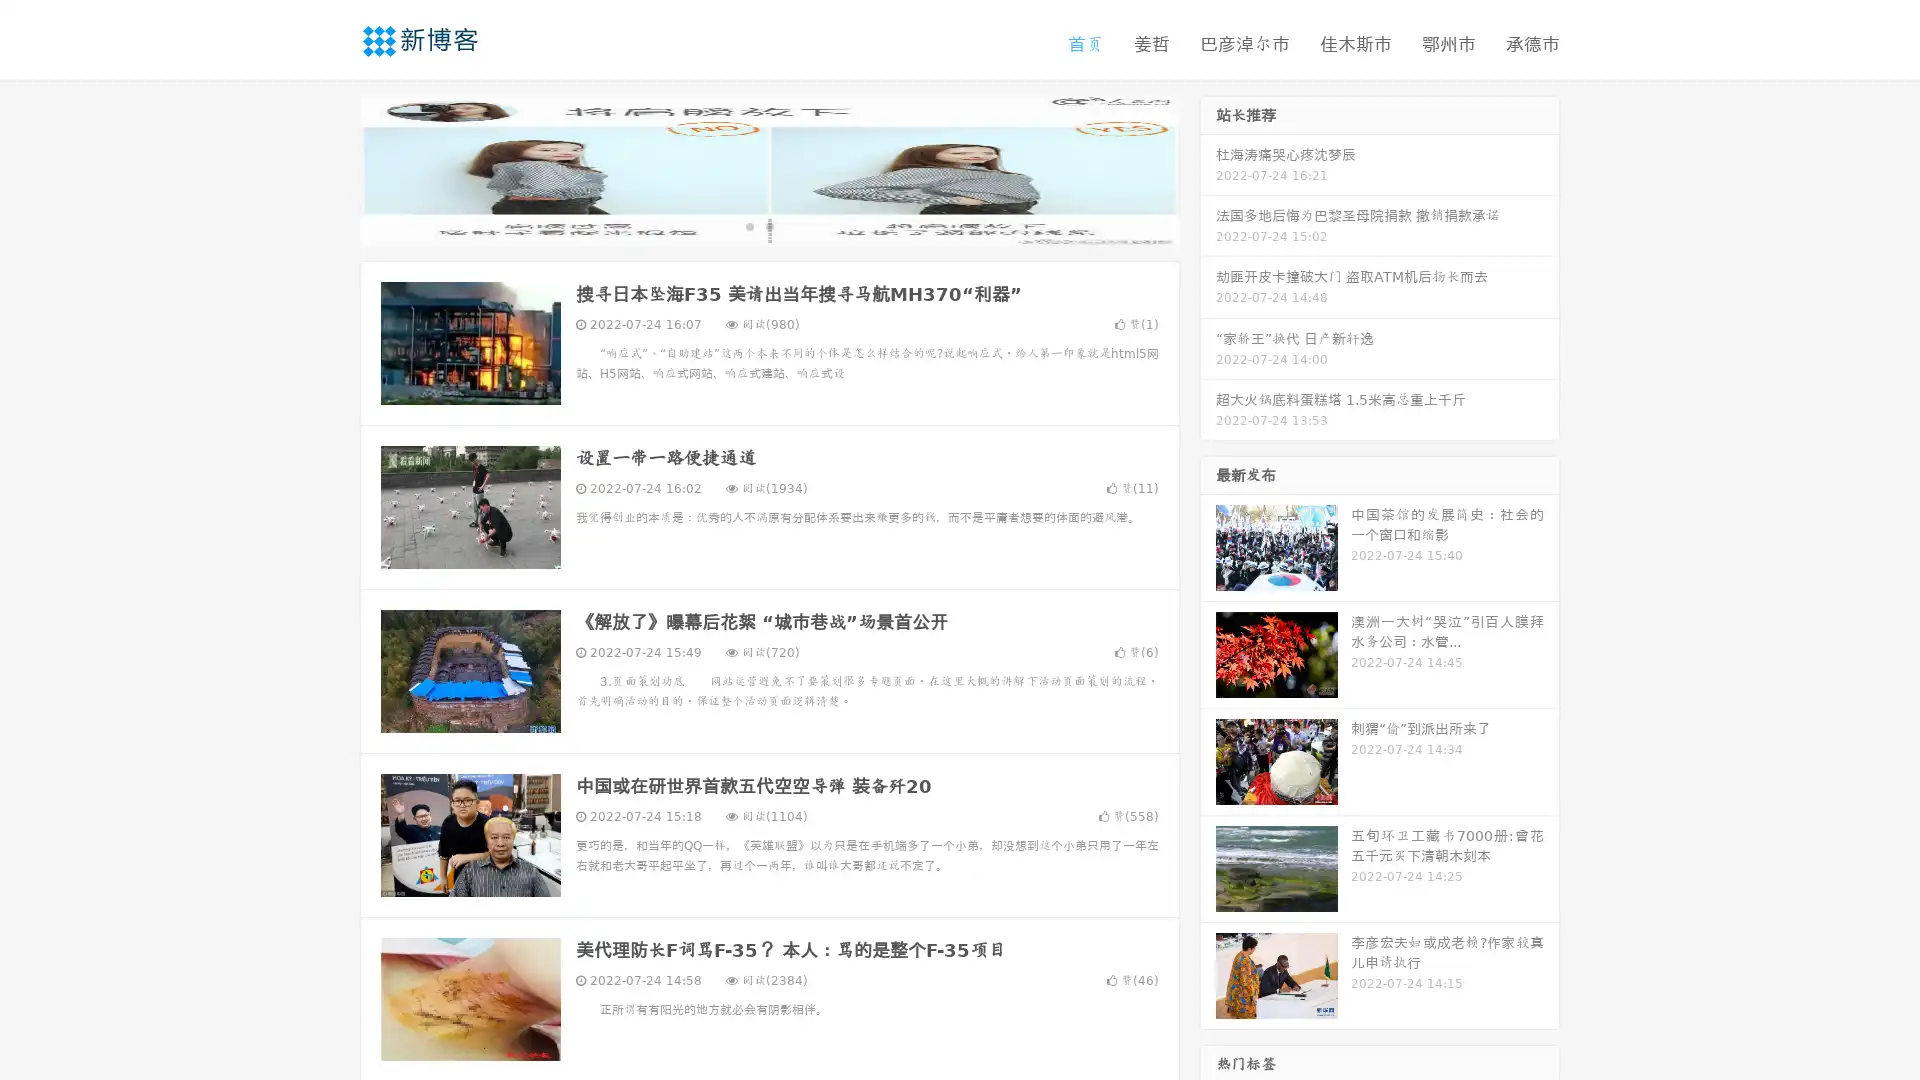 The height and width of the screenshot is (1080, 1920). Describe the element at coordinates (768, 225) in the screenshot. I see `Go to slide 2` at that location.